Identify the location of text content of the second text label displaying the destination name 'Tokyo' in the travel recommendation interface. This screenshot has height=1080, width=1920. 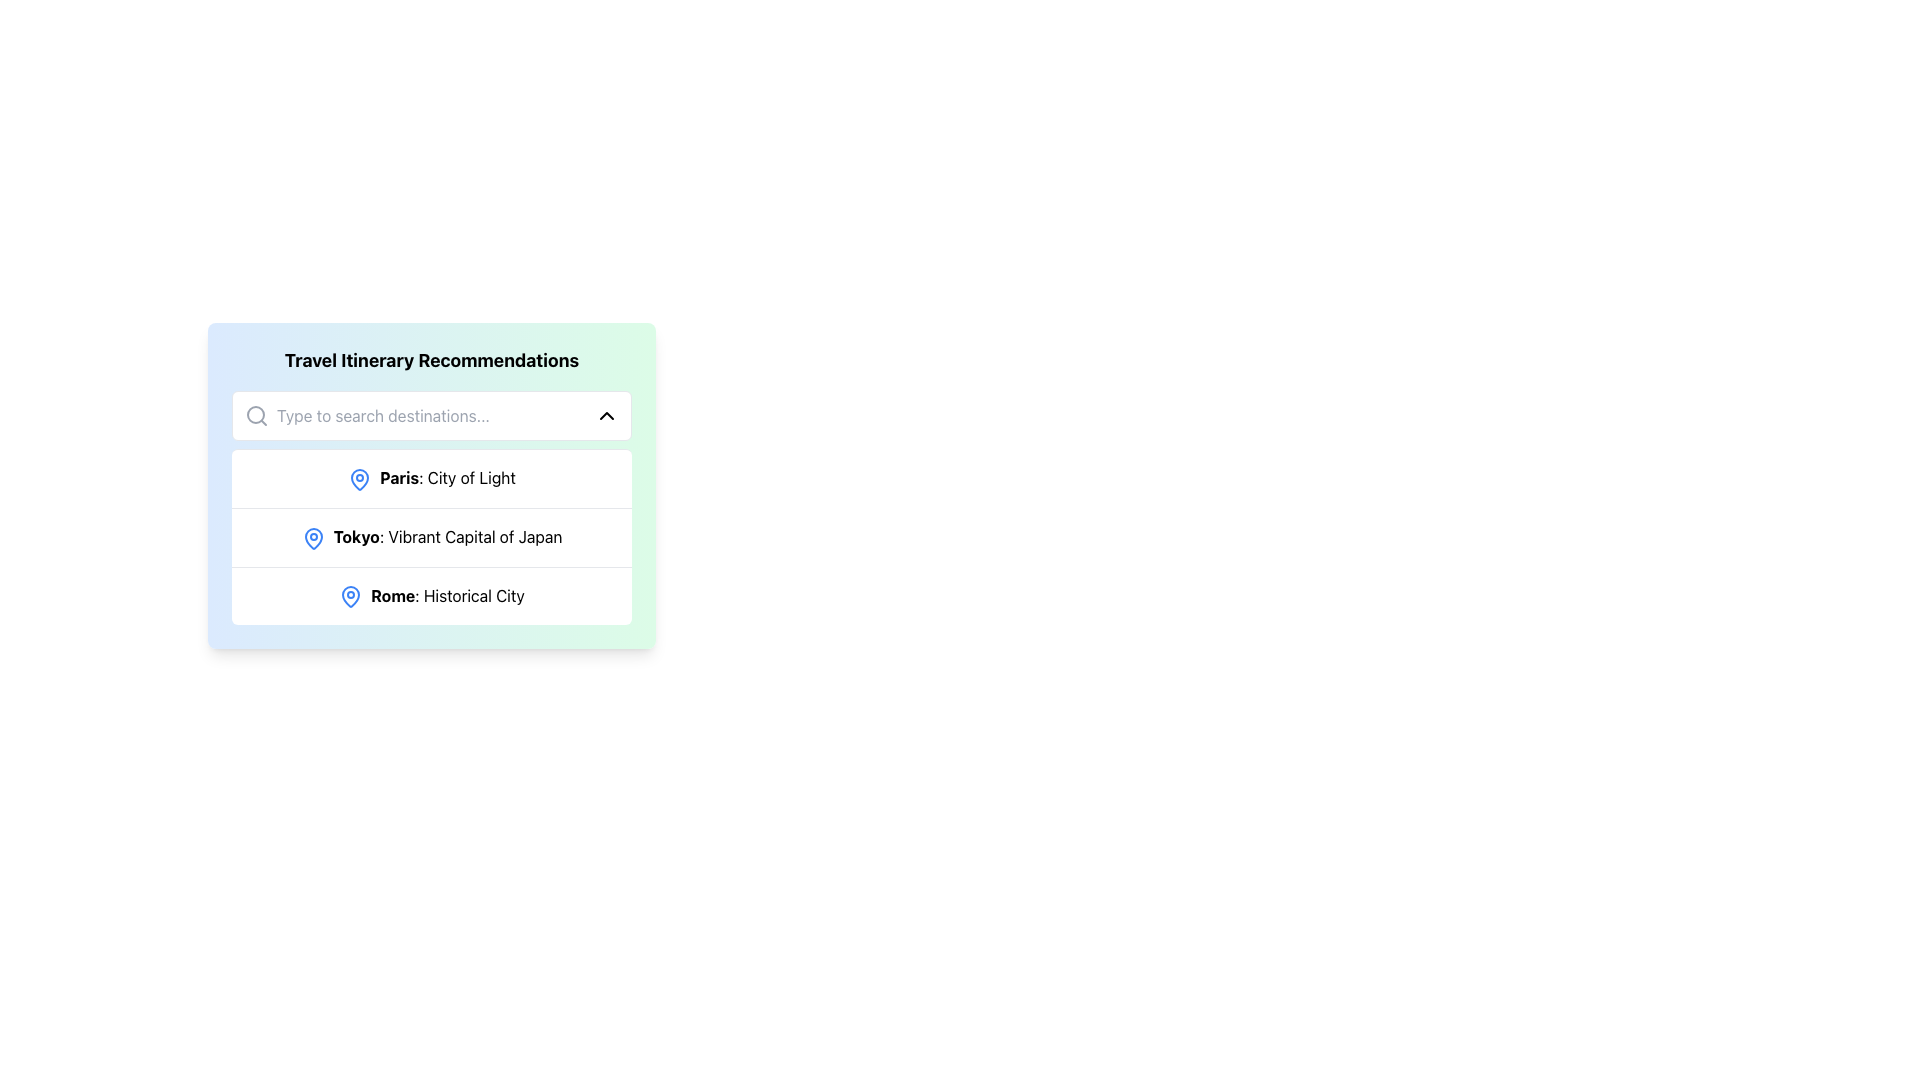
(356, 535).